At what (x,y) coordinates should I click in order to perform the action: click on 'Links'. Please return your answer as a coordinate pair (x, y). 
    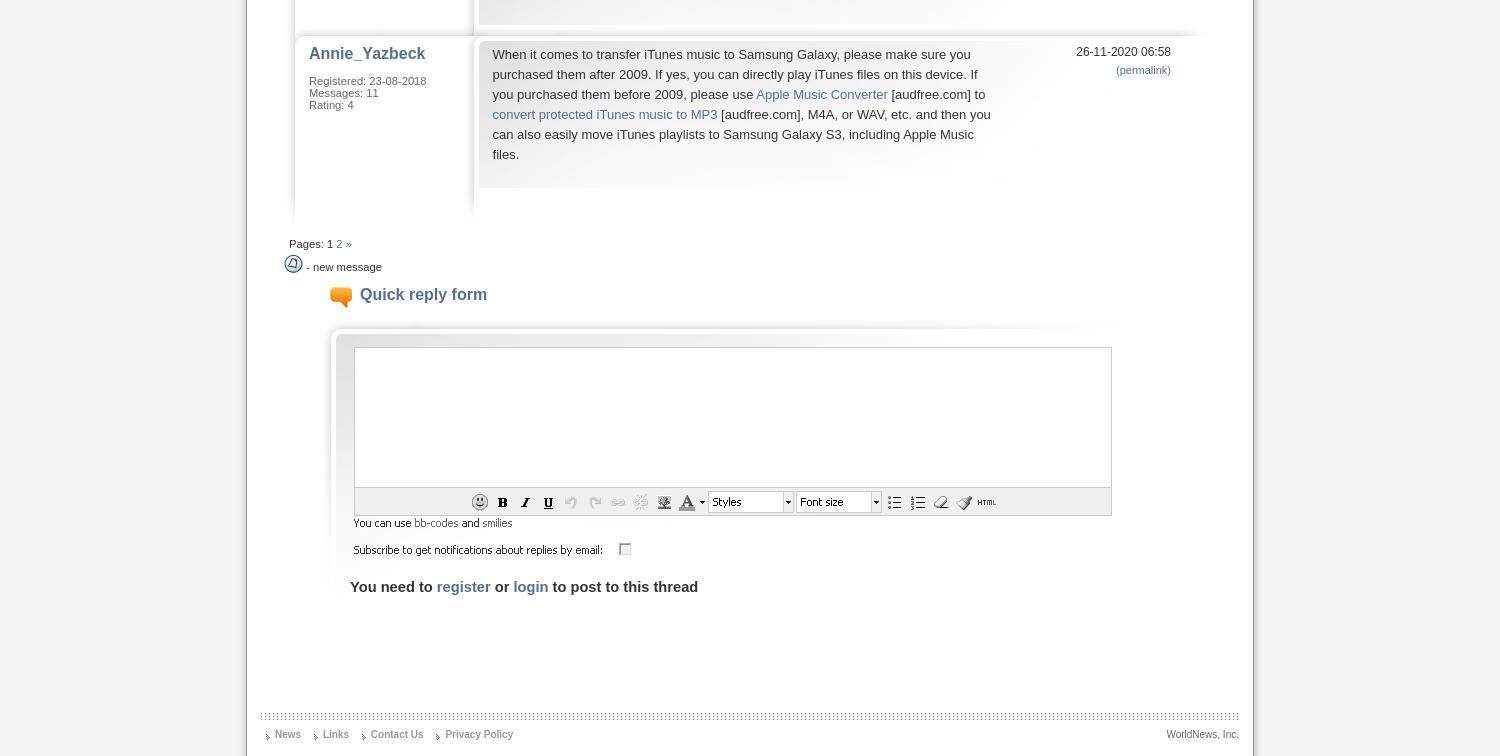
    Looking at the image, I should click on (334, 734).